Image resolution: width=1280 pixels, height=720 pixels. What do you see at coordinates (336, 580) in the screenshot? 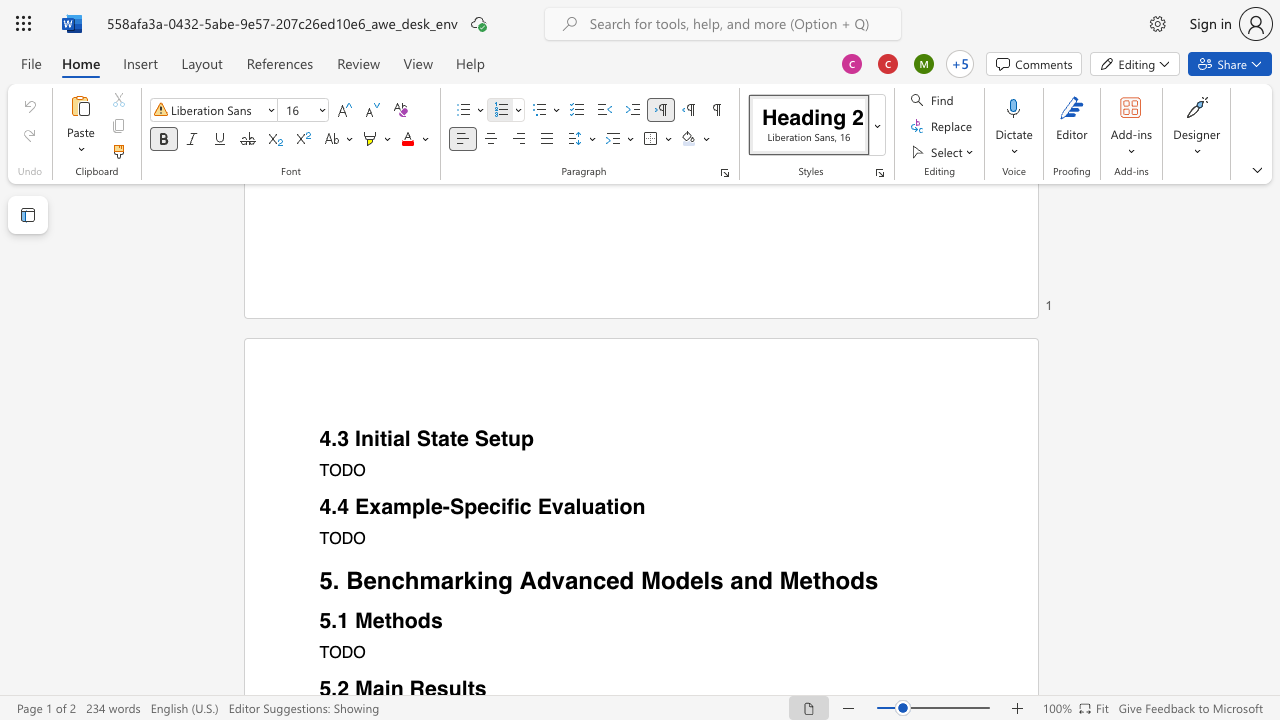
I see `the 1th character "." in the text` at bounding box center [336, 580].